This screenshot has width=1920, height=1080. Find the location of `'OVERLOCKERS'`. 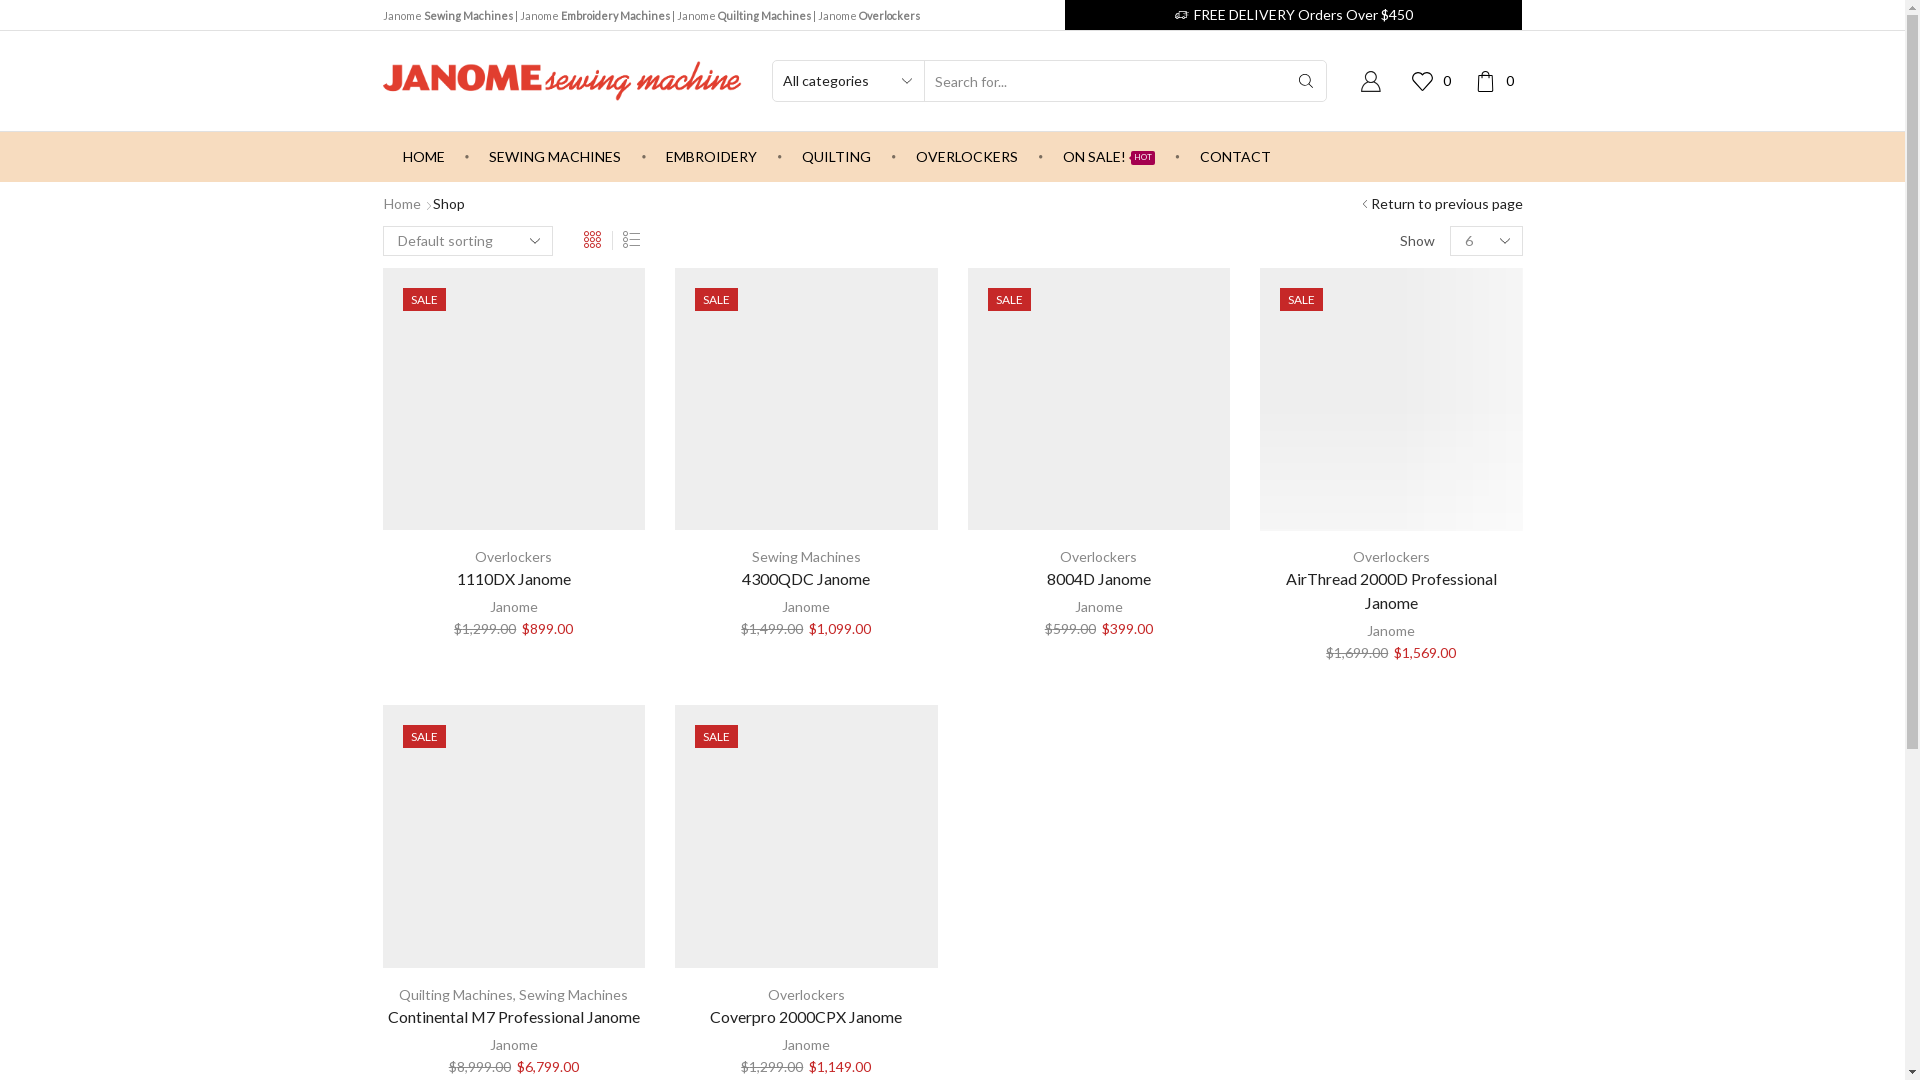

'OVERLOCKERS' is located at coordinates (966, 156).